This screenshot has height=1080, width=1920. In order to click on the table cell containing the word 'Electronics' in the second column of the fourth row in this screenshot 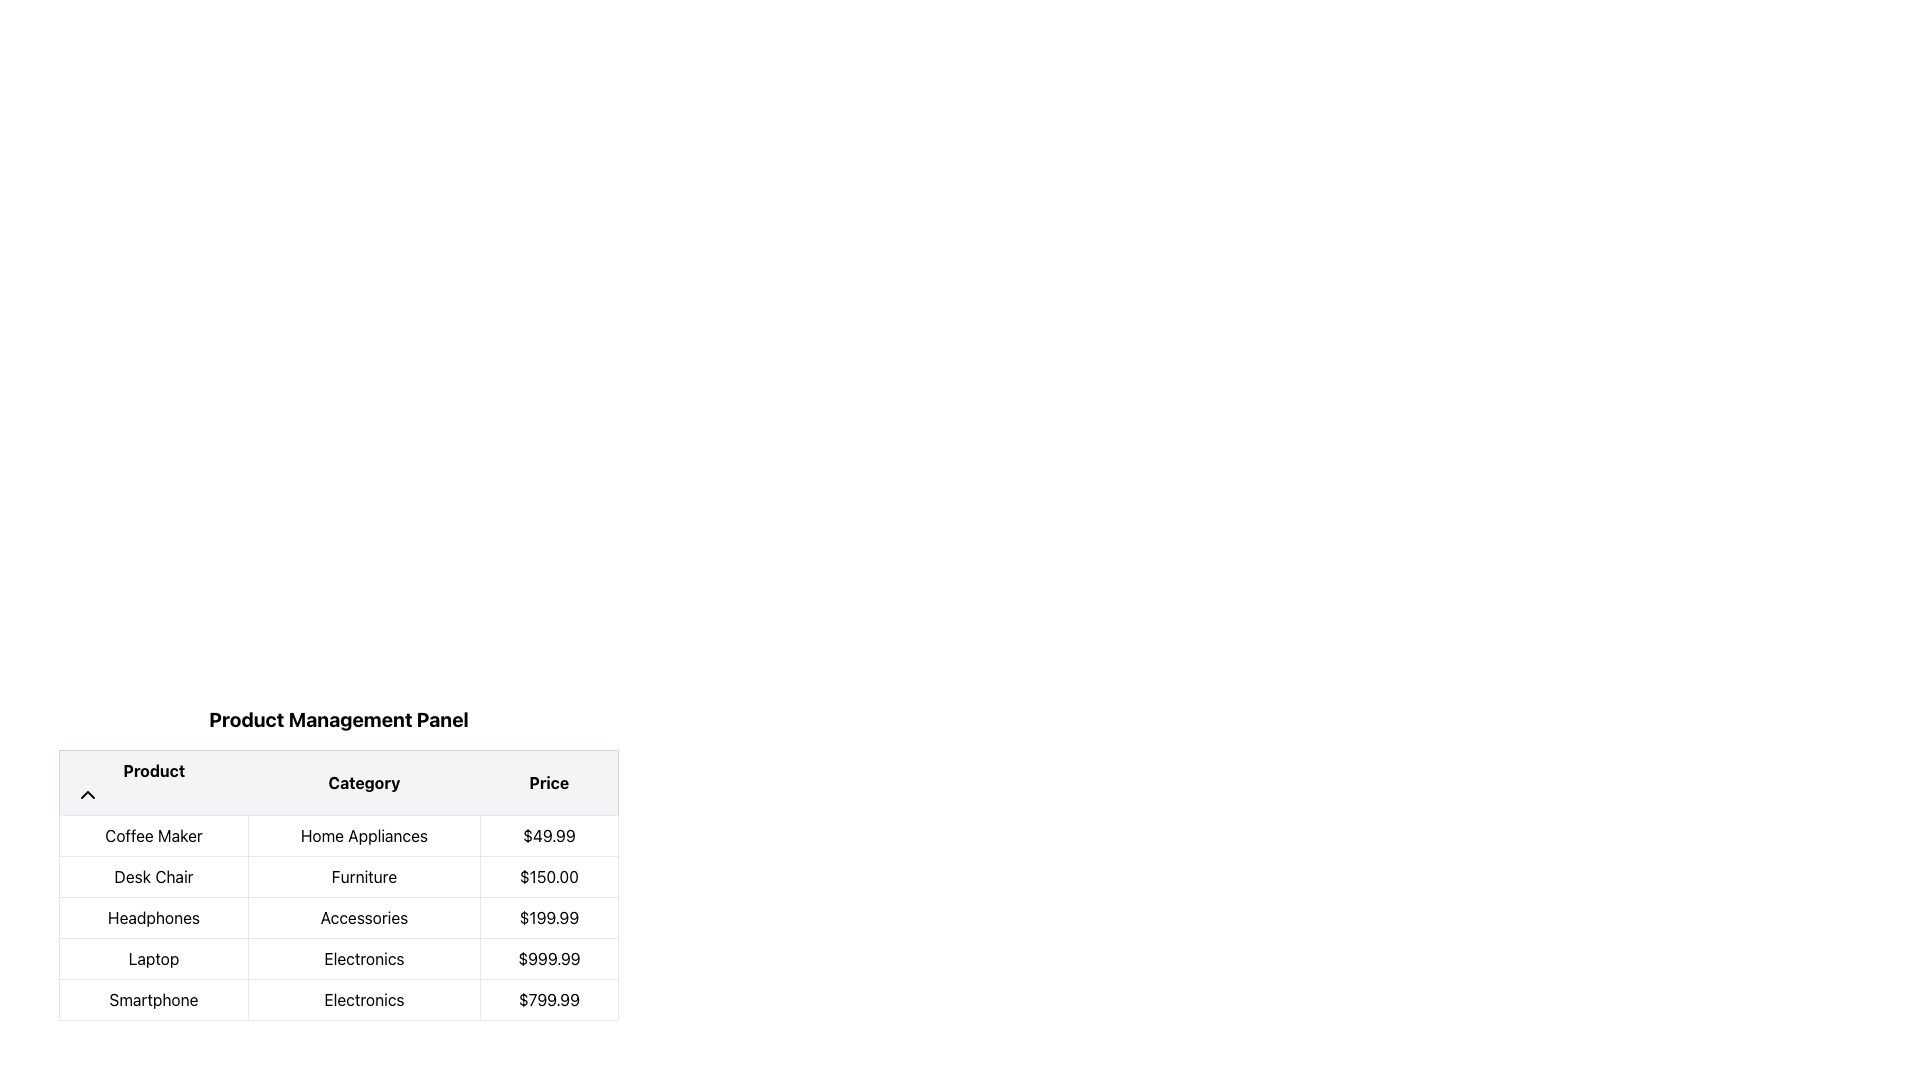, I will do `click(364, 958)`.